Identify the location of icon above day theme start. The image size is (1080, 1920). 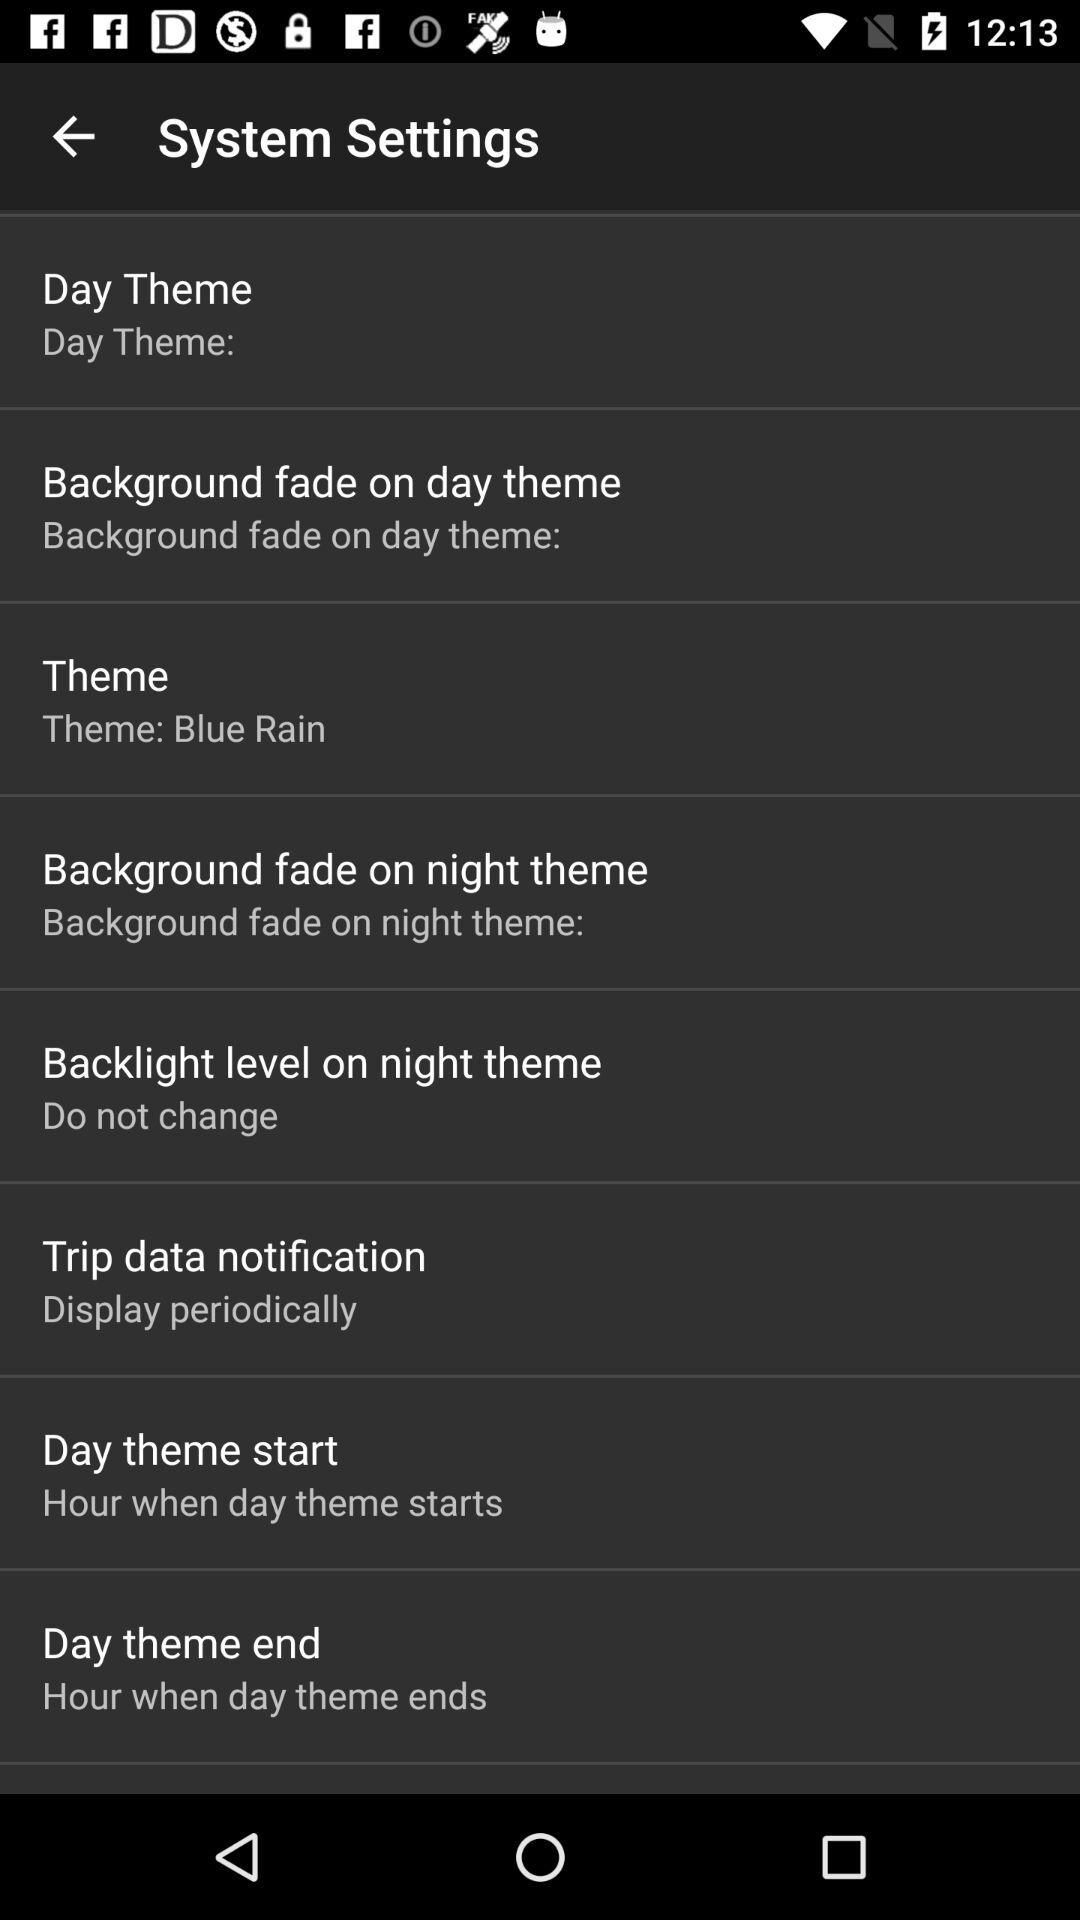
(199, 1308).